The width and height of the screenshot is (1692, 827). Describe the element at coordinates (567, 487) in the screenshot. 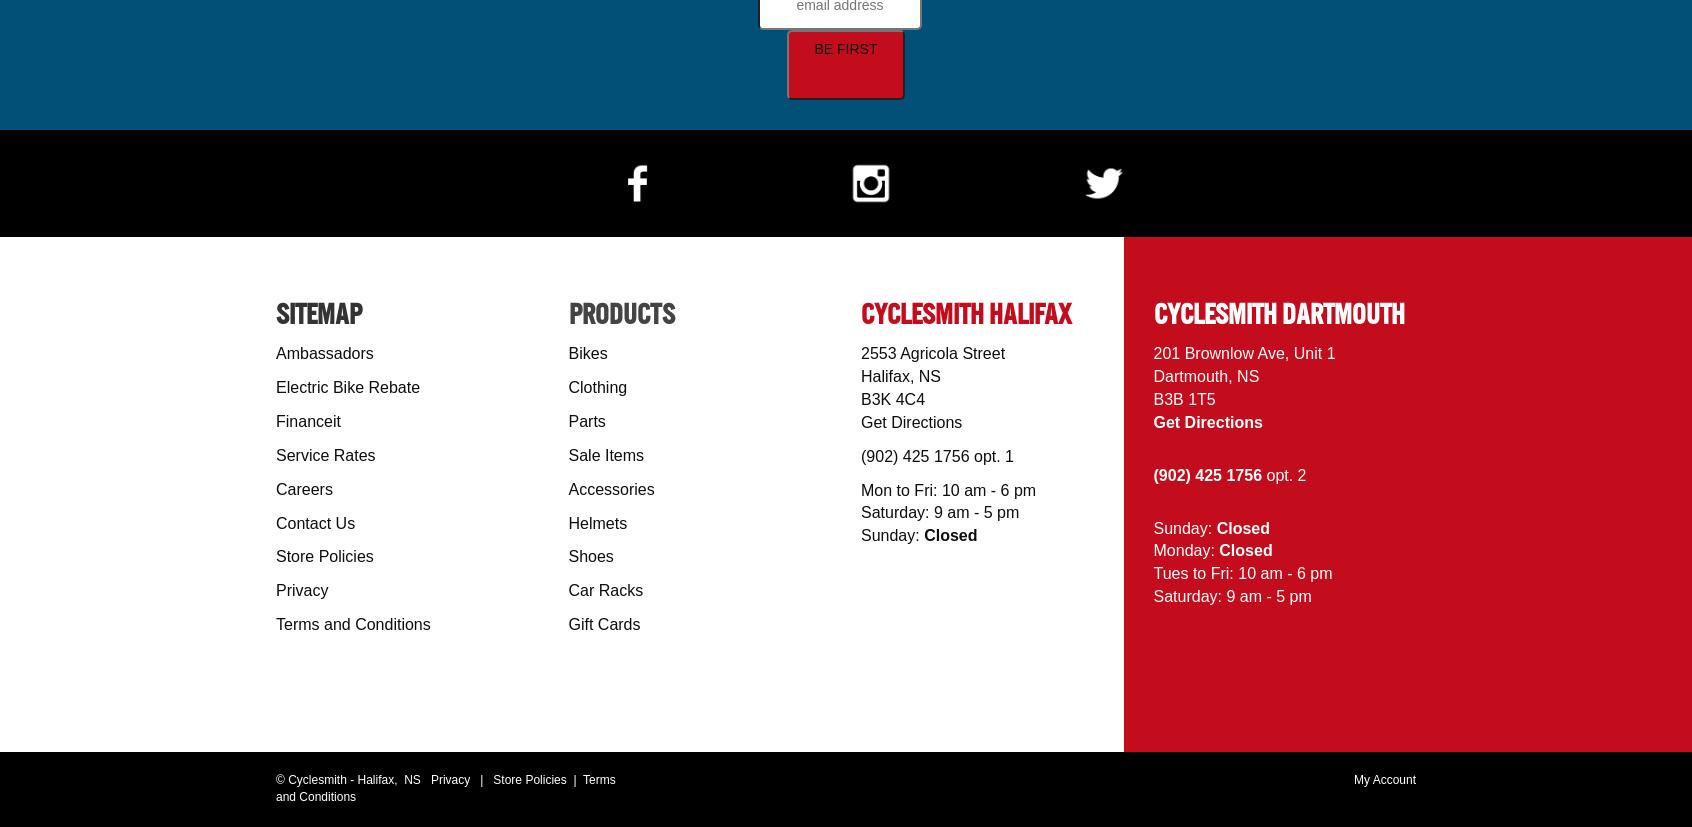

I see `'Accessories'` at that location.